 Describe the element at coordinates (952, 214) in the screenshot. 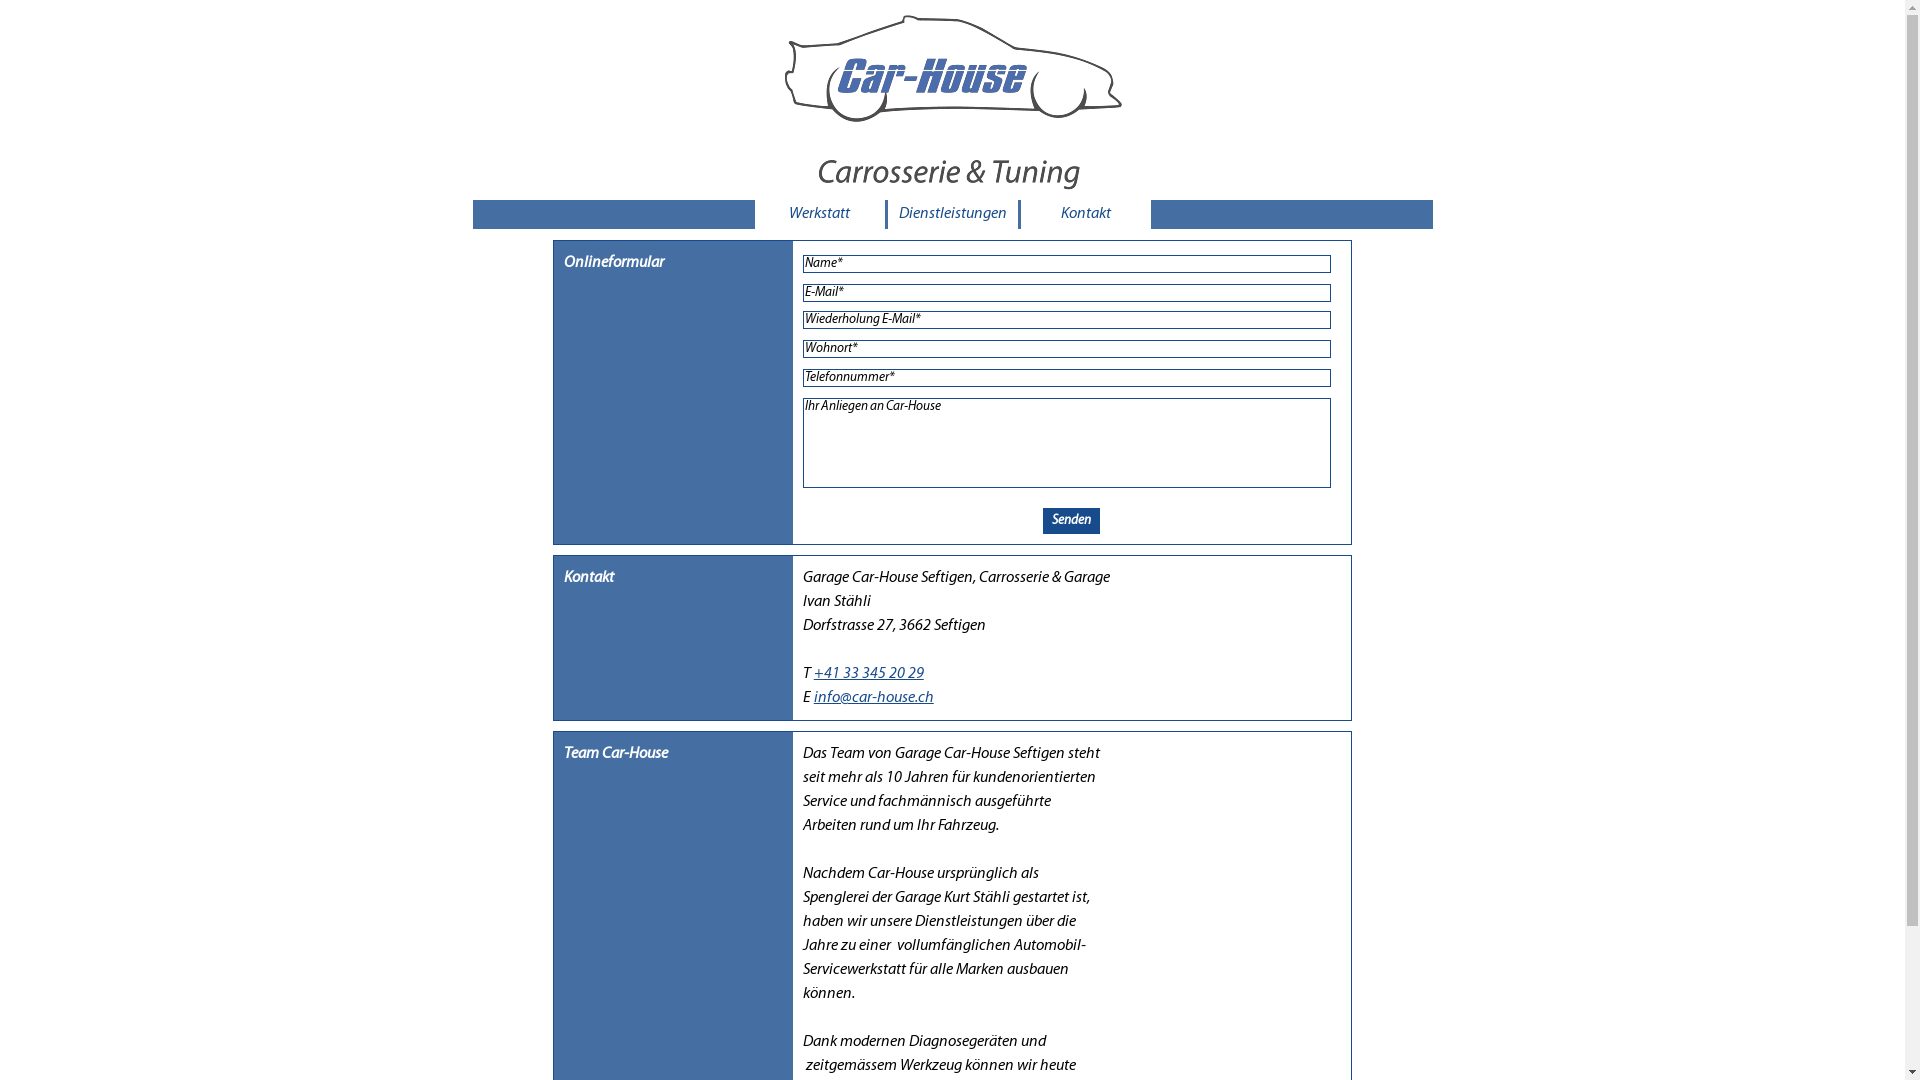

I see `'Dienstleistungen'` at that location.